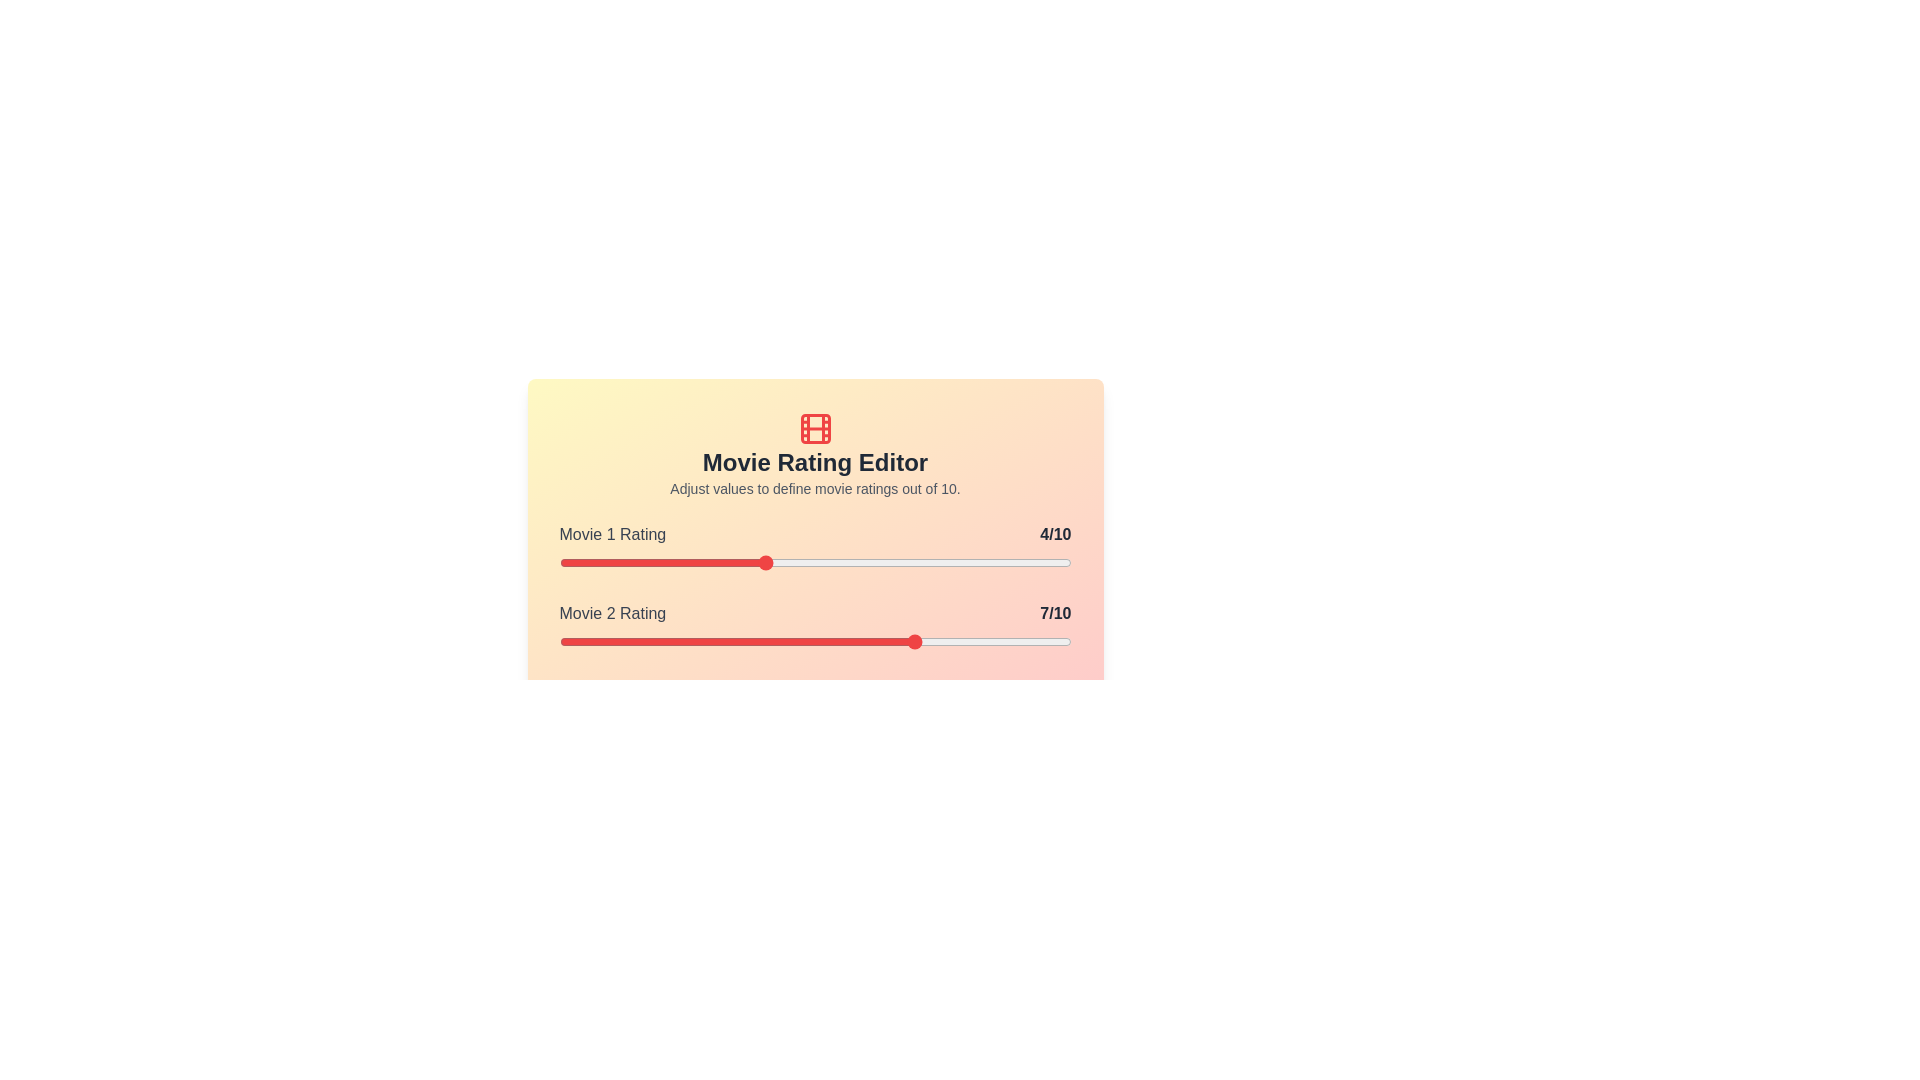  What do you see at coordinates (815, 462) in the screenshot?
I see `the 'Movie Rating Editor' title to focus on it` at bounding box center [815, 462].